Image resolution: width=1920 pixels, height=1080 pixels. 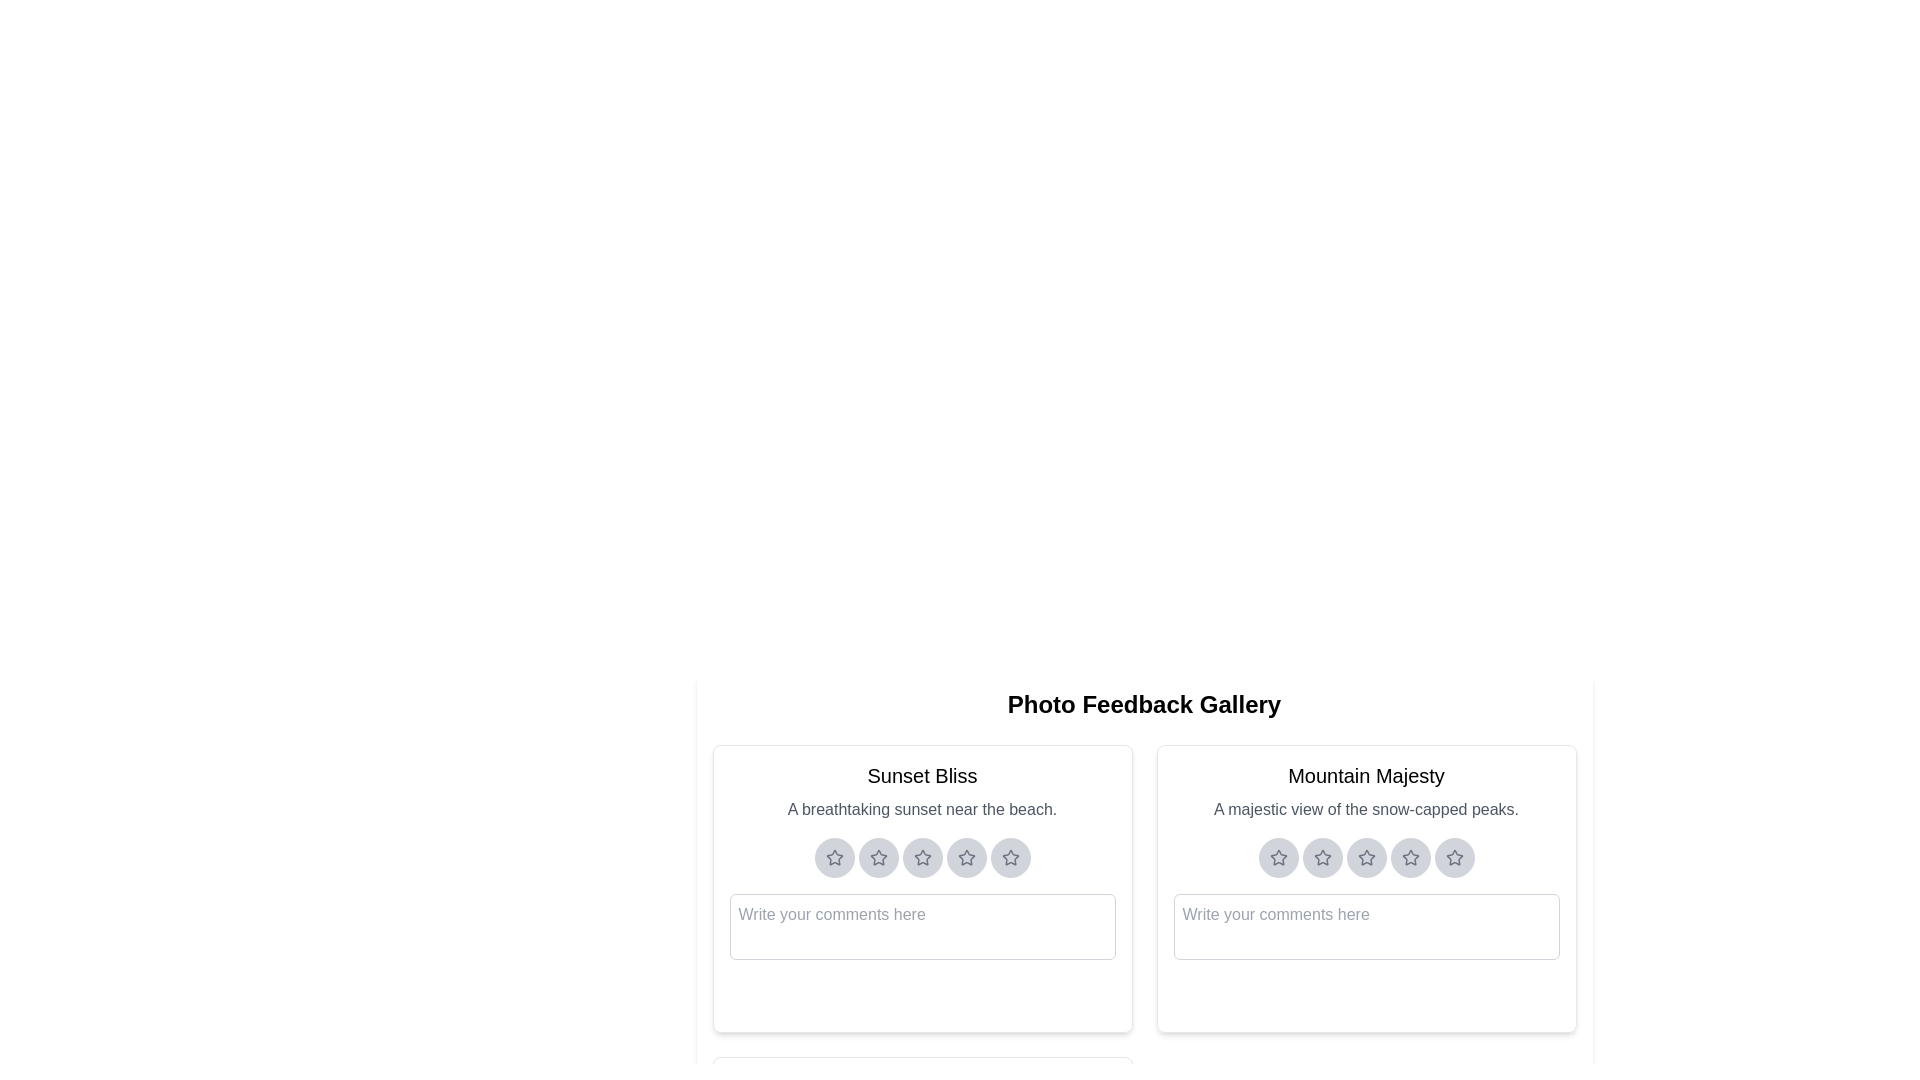 I want to click on the fourth circular button with a light gray background and gray star icon, located below the title 'Sunset Bliss', so click(x=966, y=856).